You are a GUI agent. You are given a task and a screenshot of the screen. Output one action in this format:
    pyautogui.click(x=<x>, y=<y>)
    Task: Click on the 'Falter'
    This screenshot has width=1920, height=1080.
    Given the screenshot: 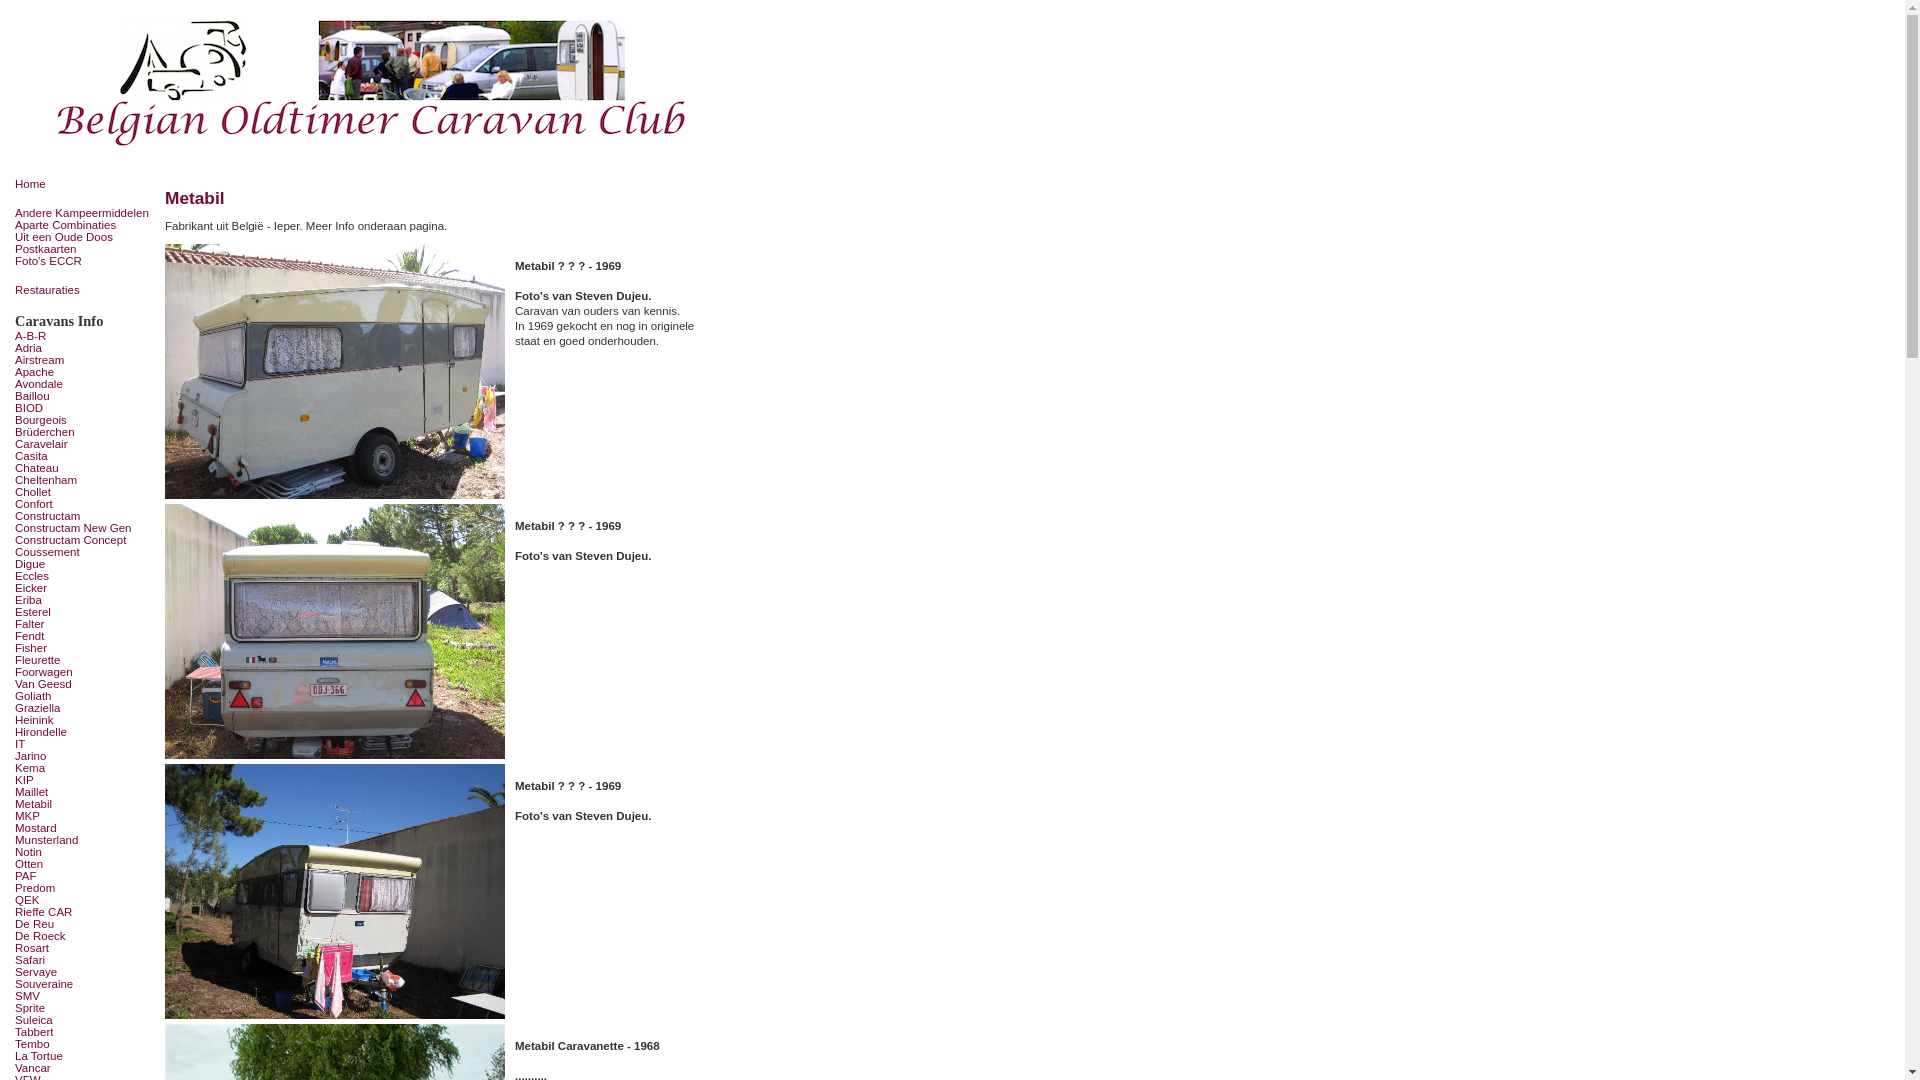 What is the action you would take?
    pyautogui.click(x=84, y=623)
    